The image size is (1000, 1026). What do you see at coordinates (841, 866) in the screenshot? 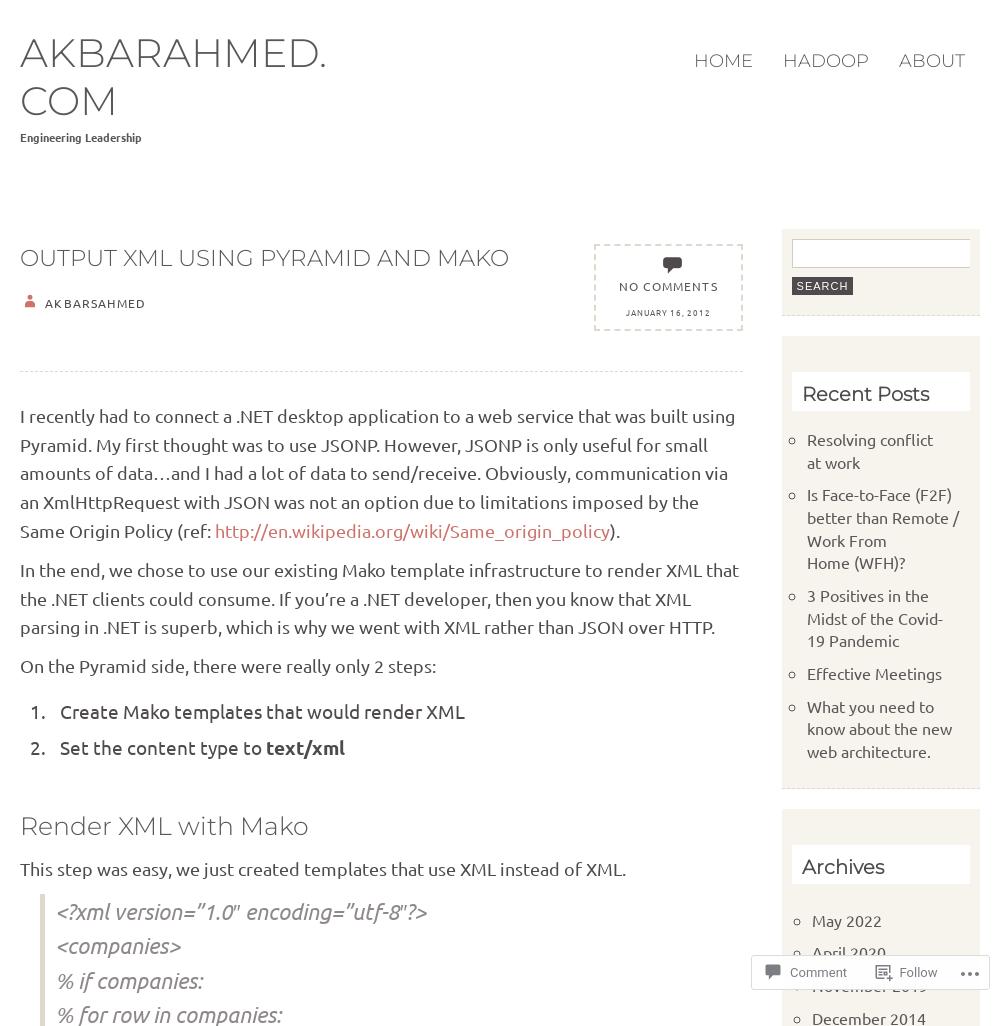
I see `'Archives'` at bounding box center [841, 866].